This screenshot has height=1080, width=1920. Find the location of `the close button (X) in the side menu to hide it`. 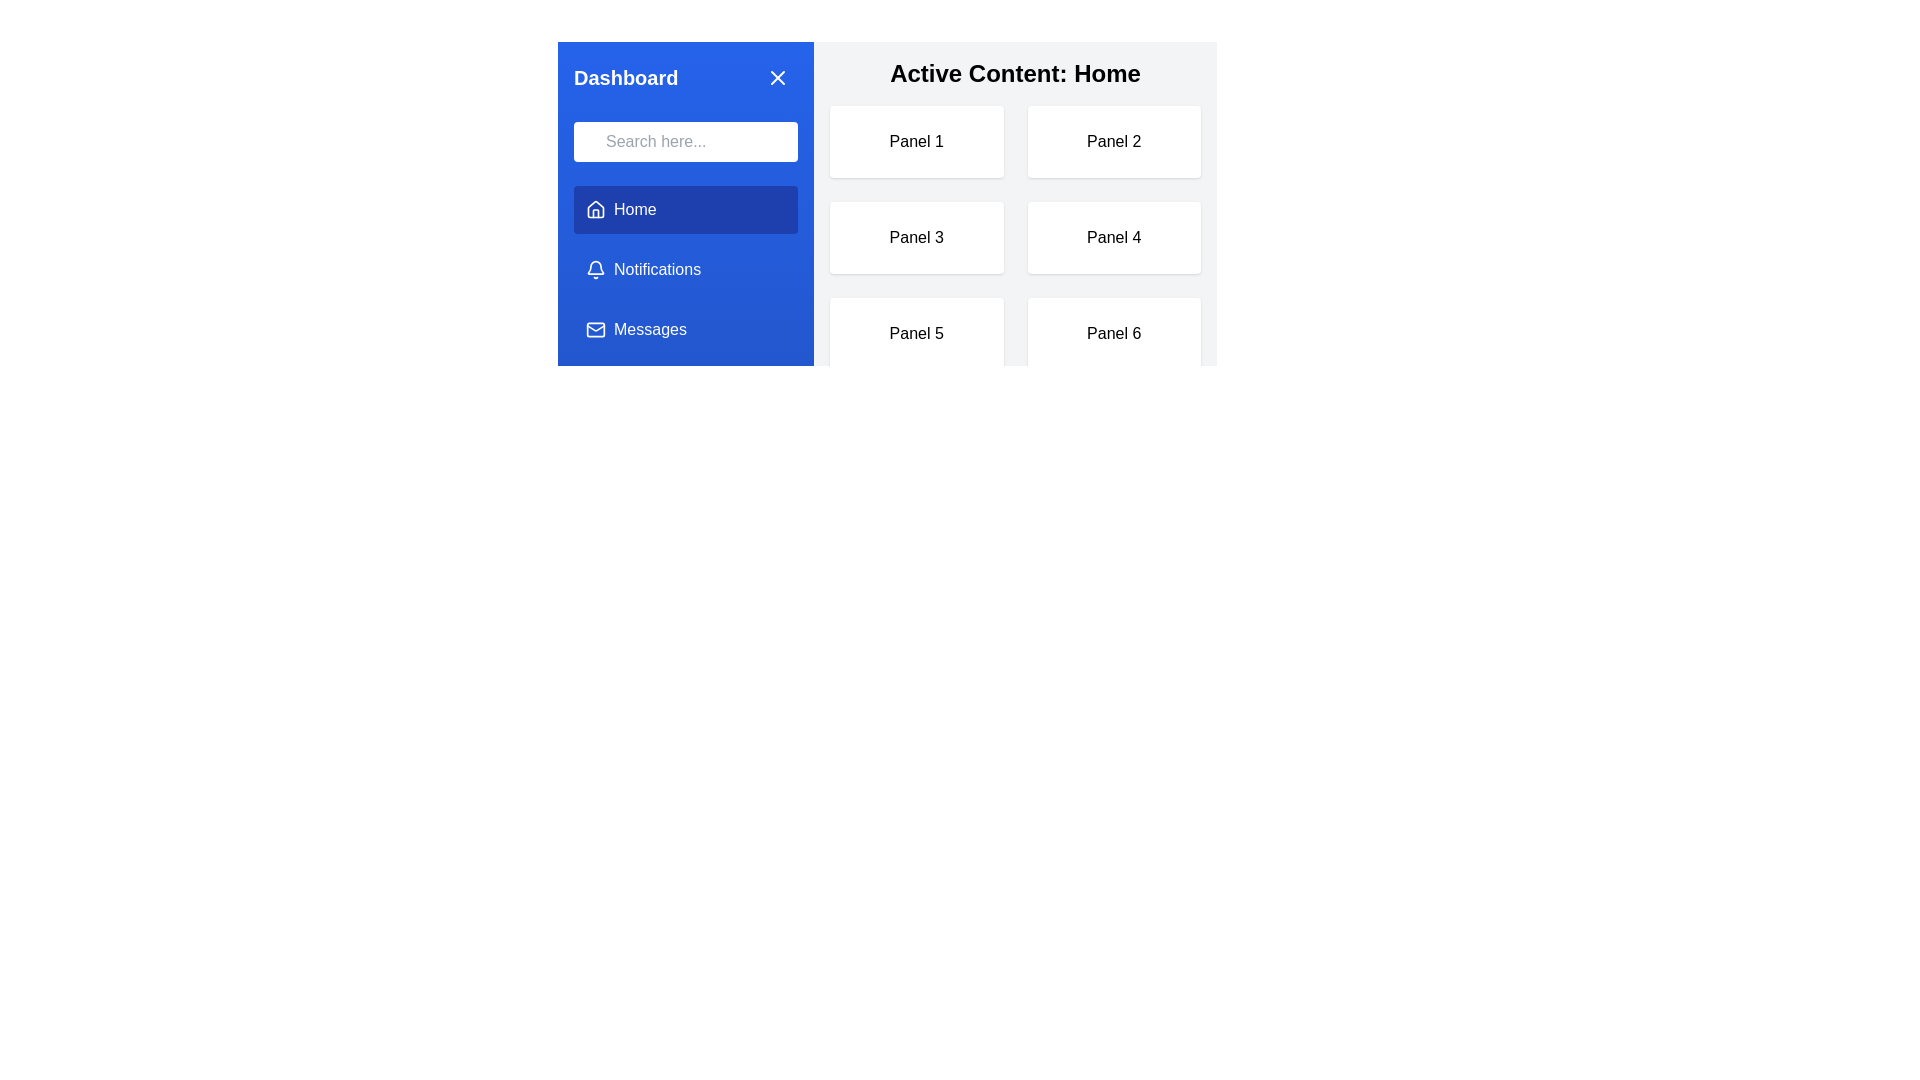

the close button (X) in the side menu to hide it is located at coordinates (776, 76).